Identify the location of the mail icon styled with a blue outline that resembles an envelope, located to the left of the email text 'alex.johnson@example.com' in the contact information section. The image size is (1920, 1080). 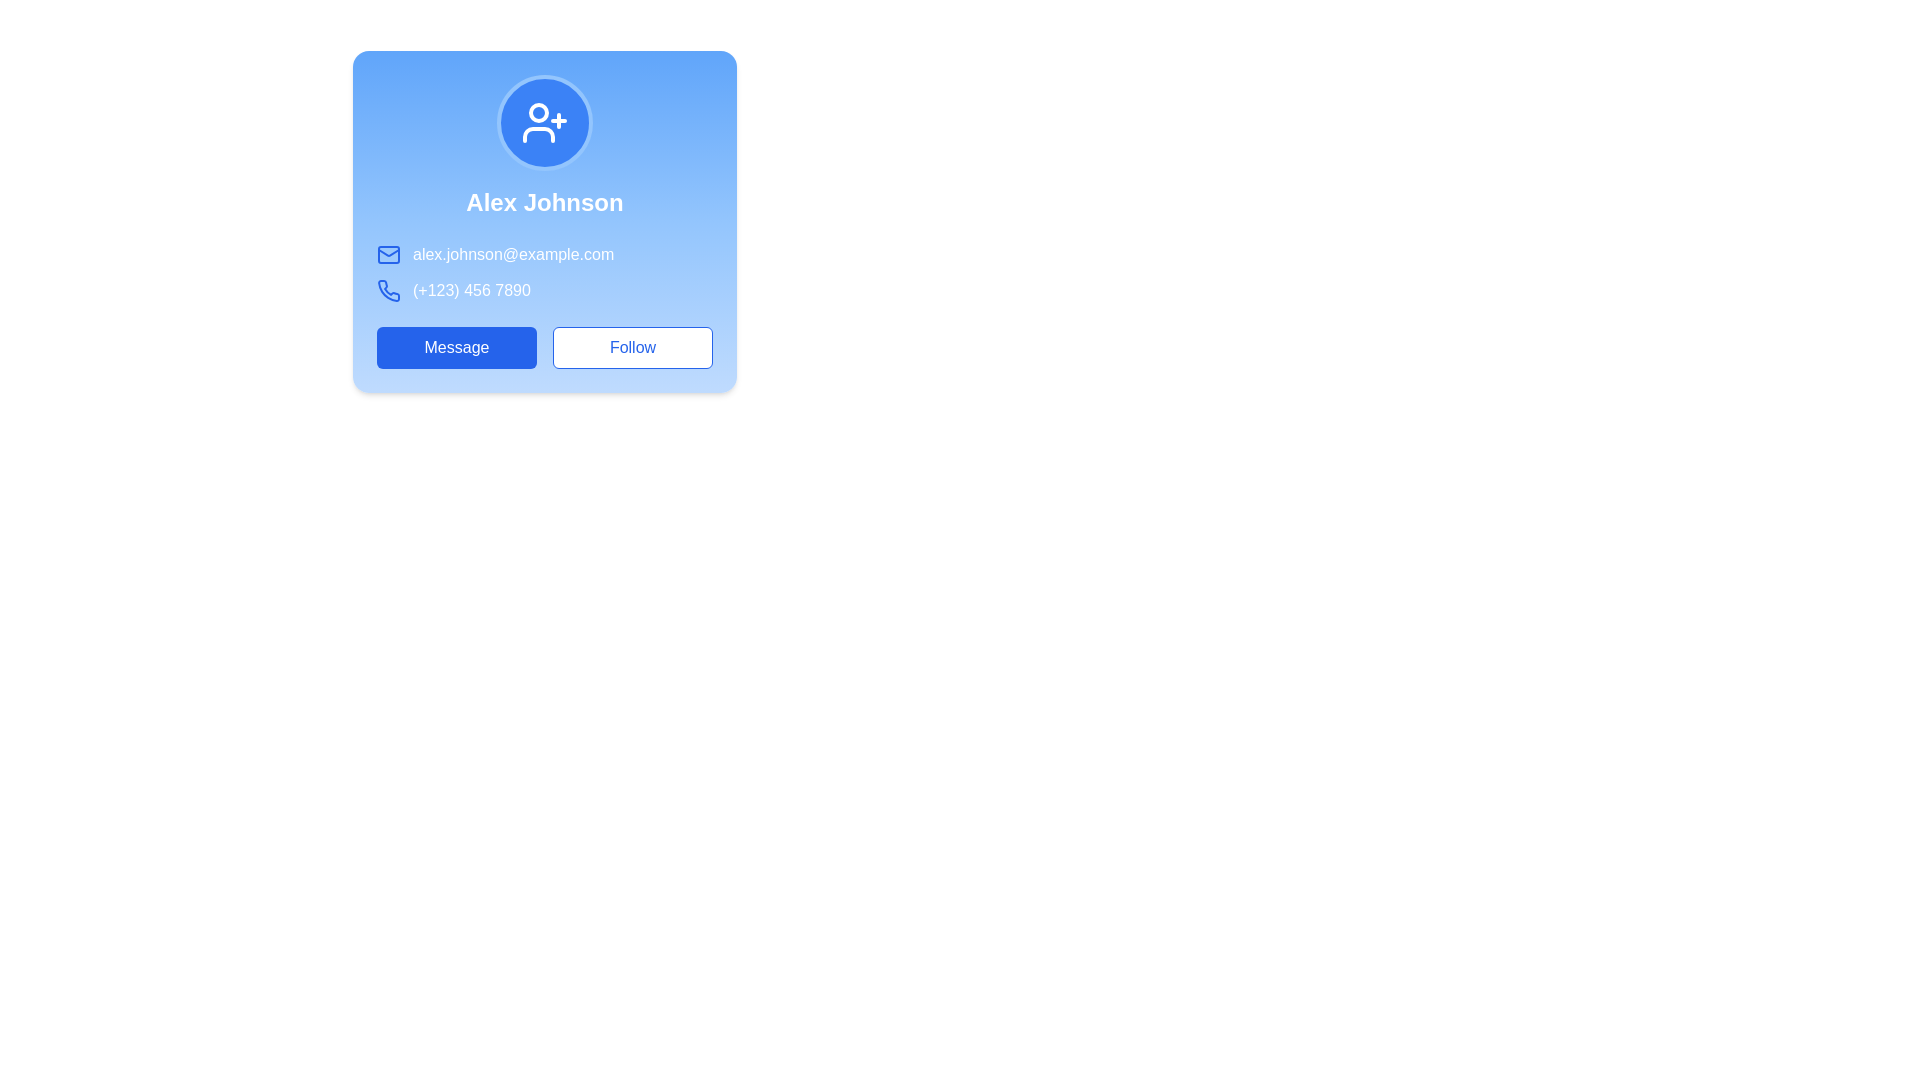
(388, 253).